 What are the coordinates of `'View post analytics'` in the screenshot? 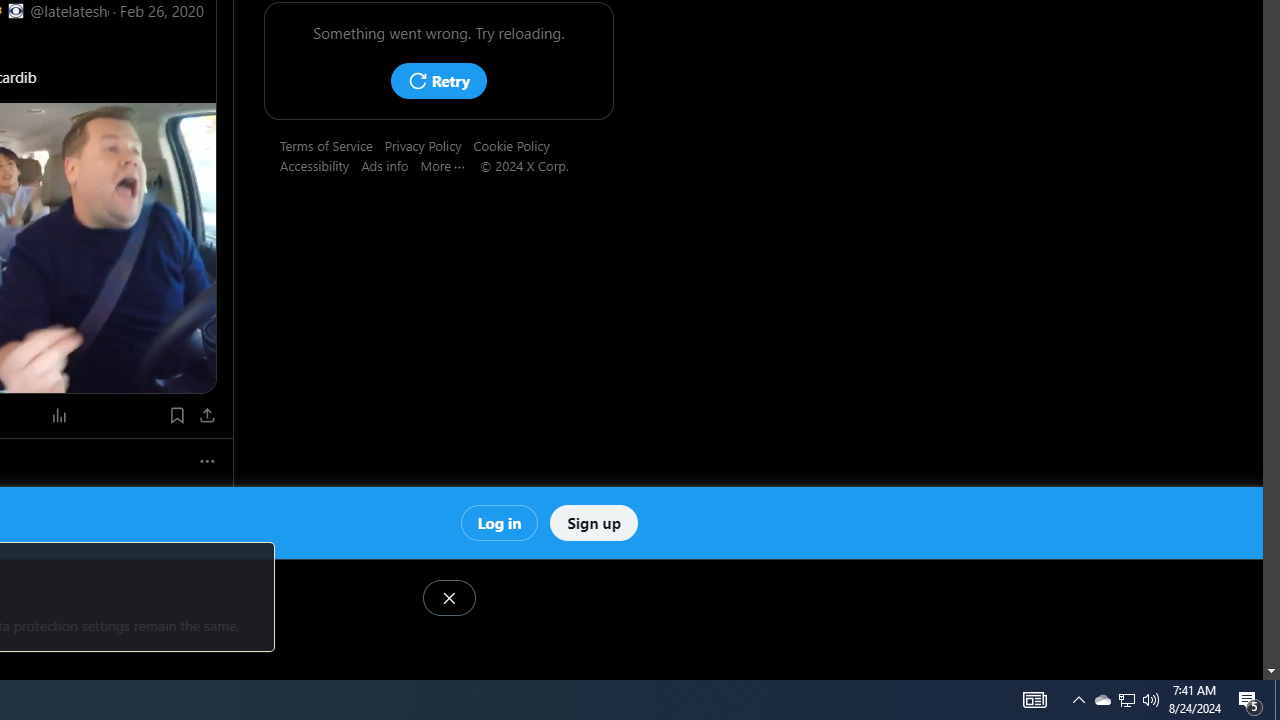 It's located at (60, 414).